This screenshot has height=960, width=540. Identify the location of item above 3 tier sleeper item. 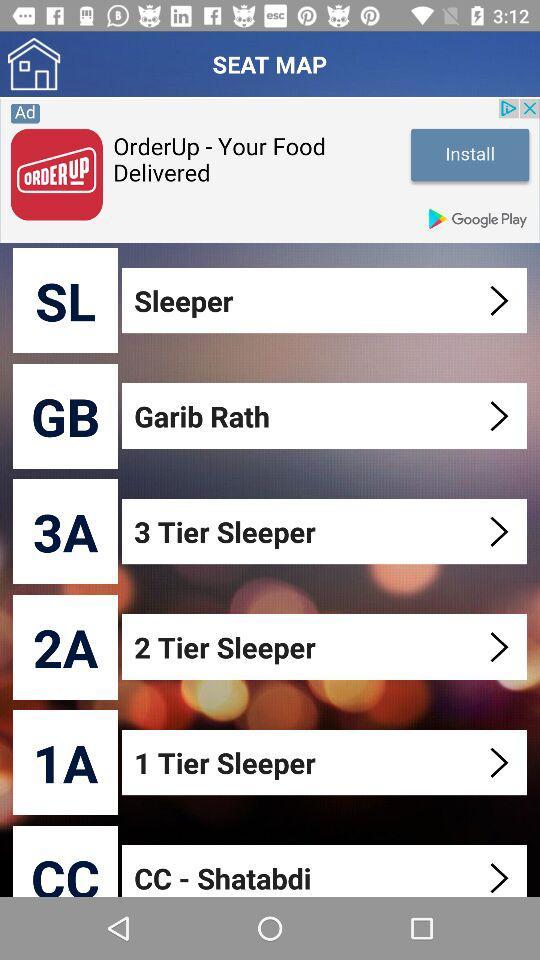
(326, 415).